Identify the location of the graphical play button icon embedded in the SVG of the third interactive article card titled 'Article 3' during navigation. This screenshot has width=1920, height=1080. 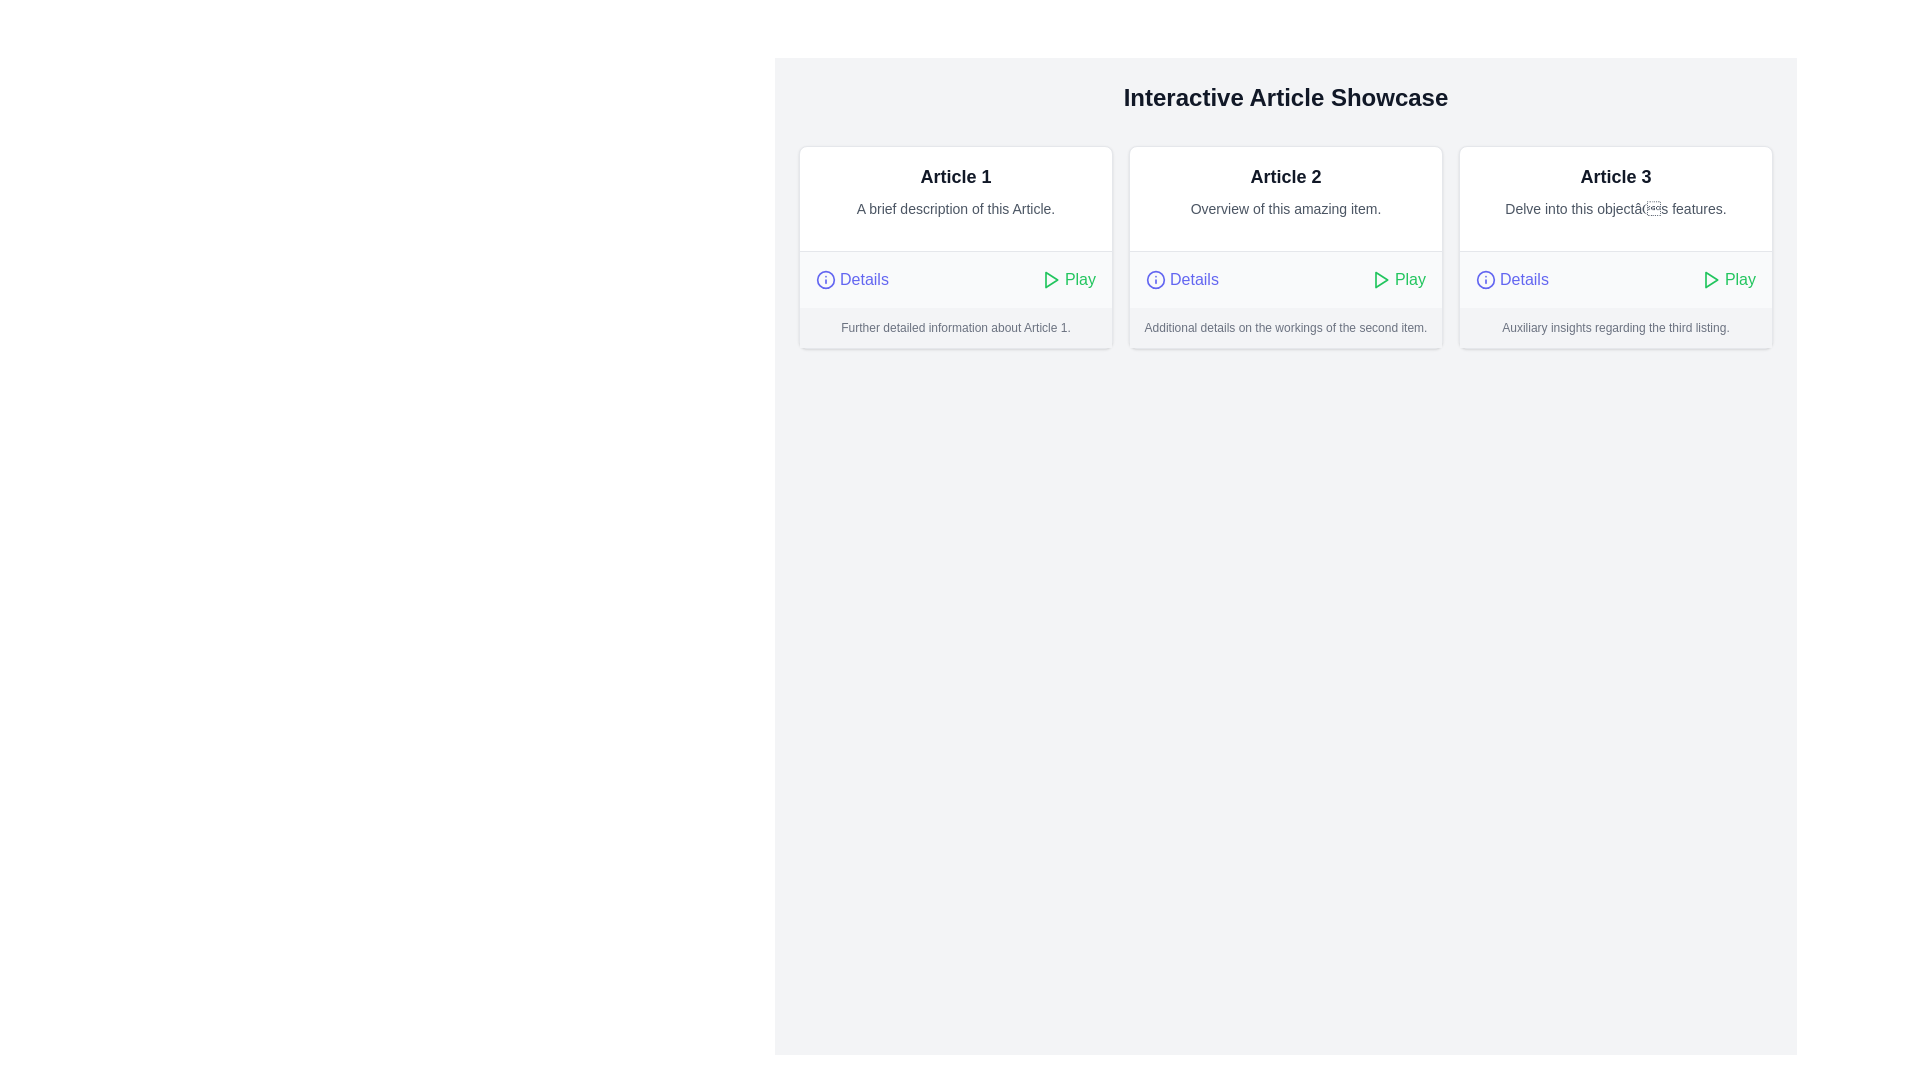
(1710, 280).